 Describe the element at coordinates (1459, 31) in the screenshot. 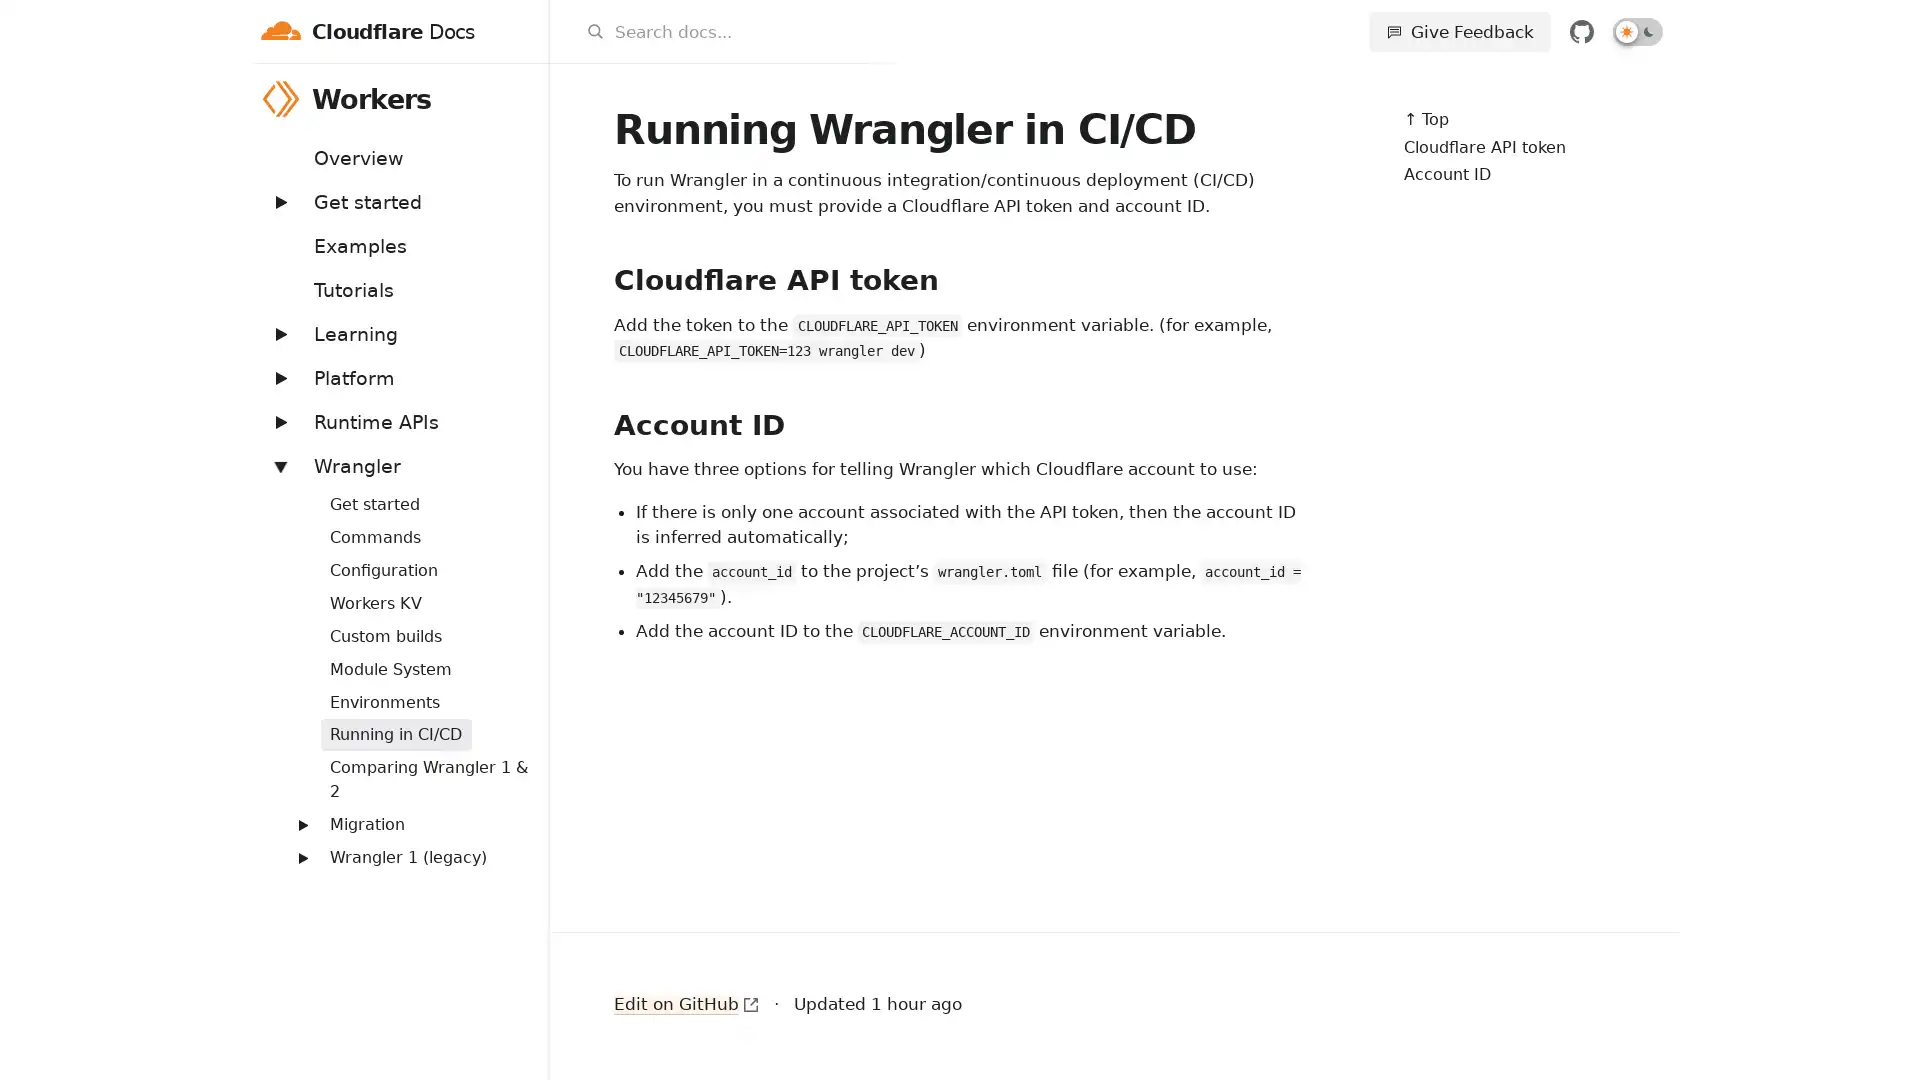

I see `Give Feedback` at that location.